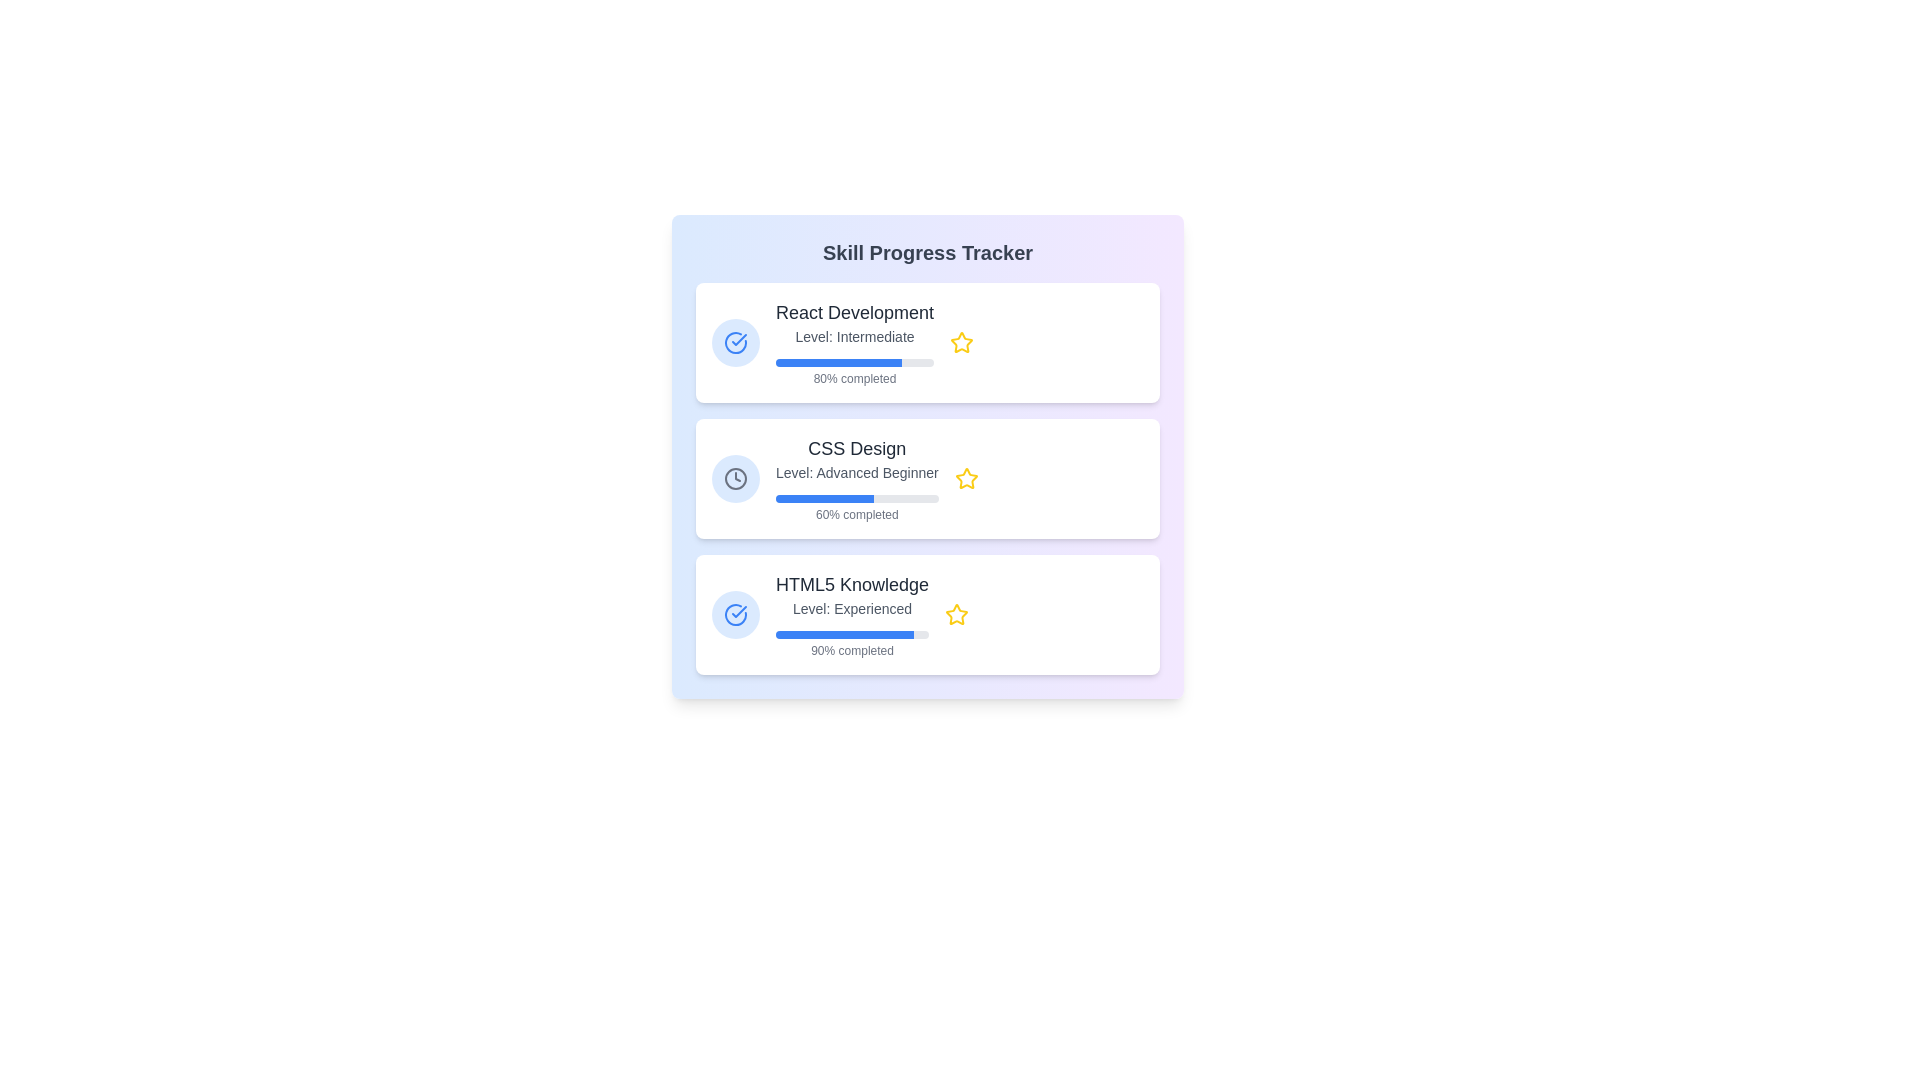 This screenshot has width=1920, height=1080. What do you see at coordinates (852, 585) in the screenshot?
I see `the static text label displaying 'HTML5 Knowledge', which is styled in a bold, large dark gray font and positioned at the top-left corner of the third section of a vertical list` at bounding box center [852, 585].